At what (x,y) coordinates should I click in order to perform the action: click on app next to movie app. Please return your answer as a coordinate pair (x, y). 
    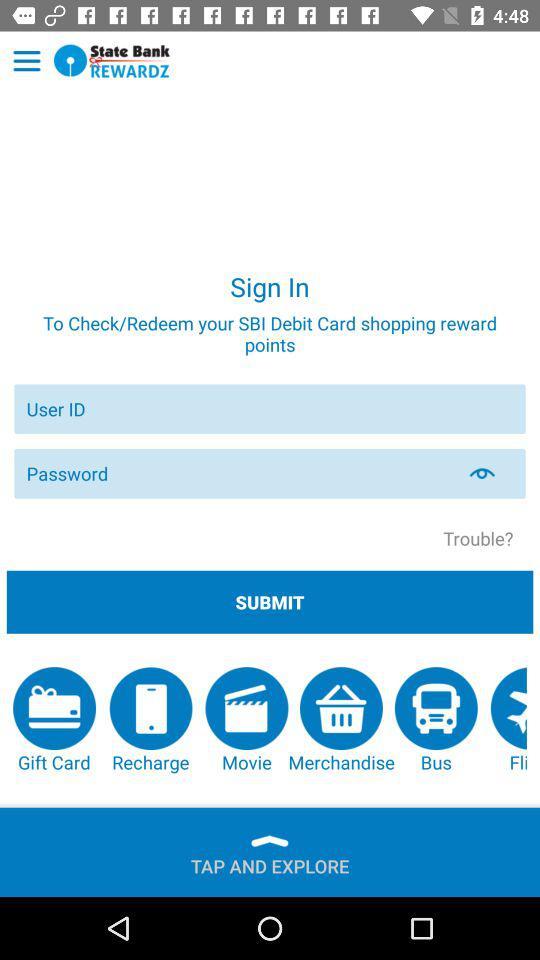
    Looking at the image, I should click on (340, 720).